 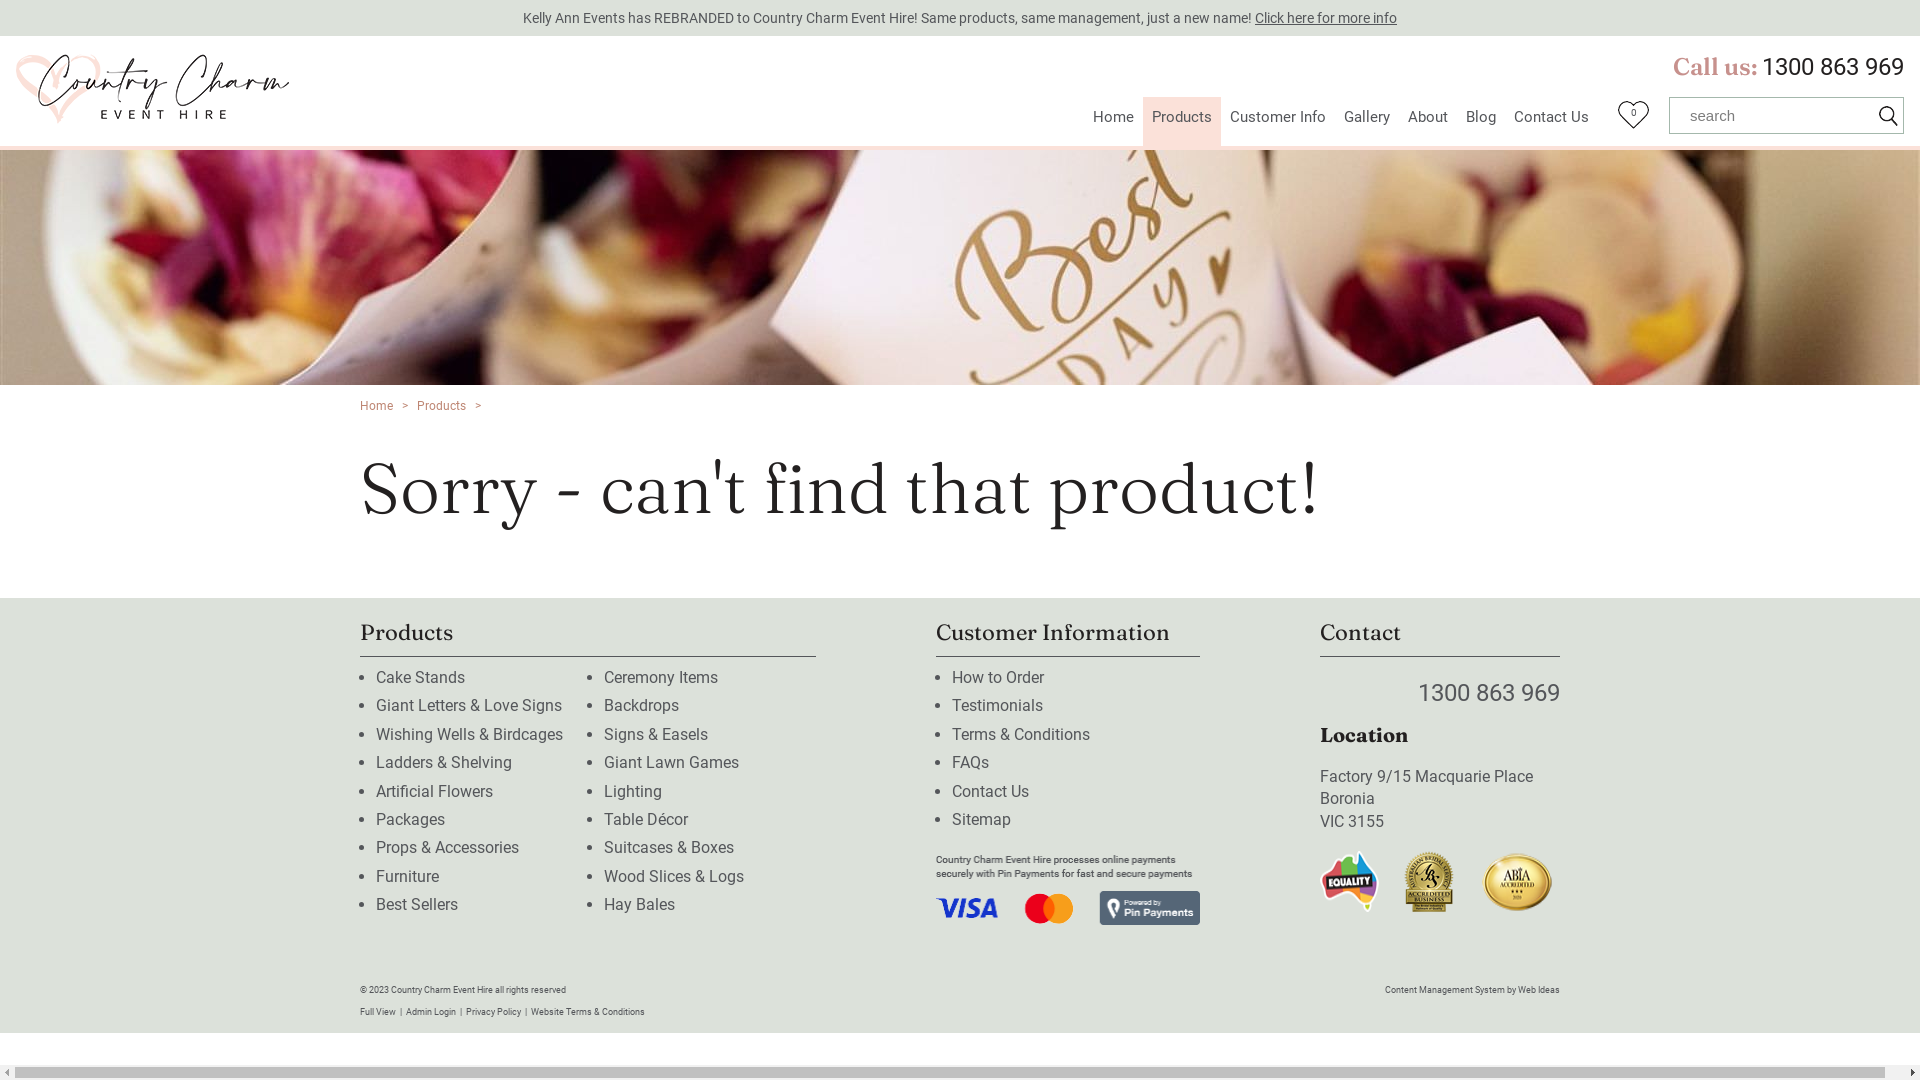 What do you see at coordinates (1833, 65) in the screenshot?
I see `'1300 863 969'` at bounding box center [1833, 65].